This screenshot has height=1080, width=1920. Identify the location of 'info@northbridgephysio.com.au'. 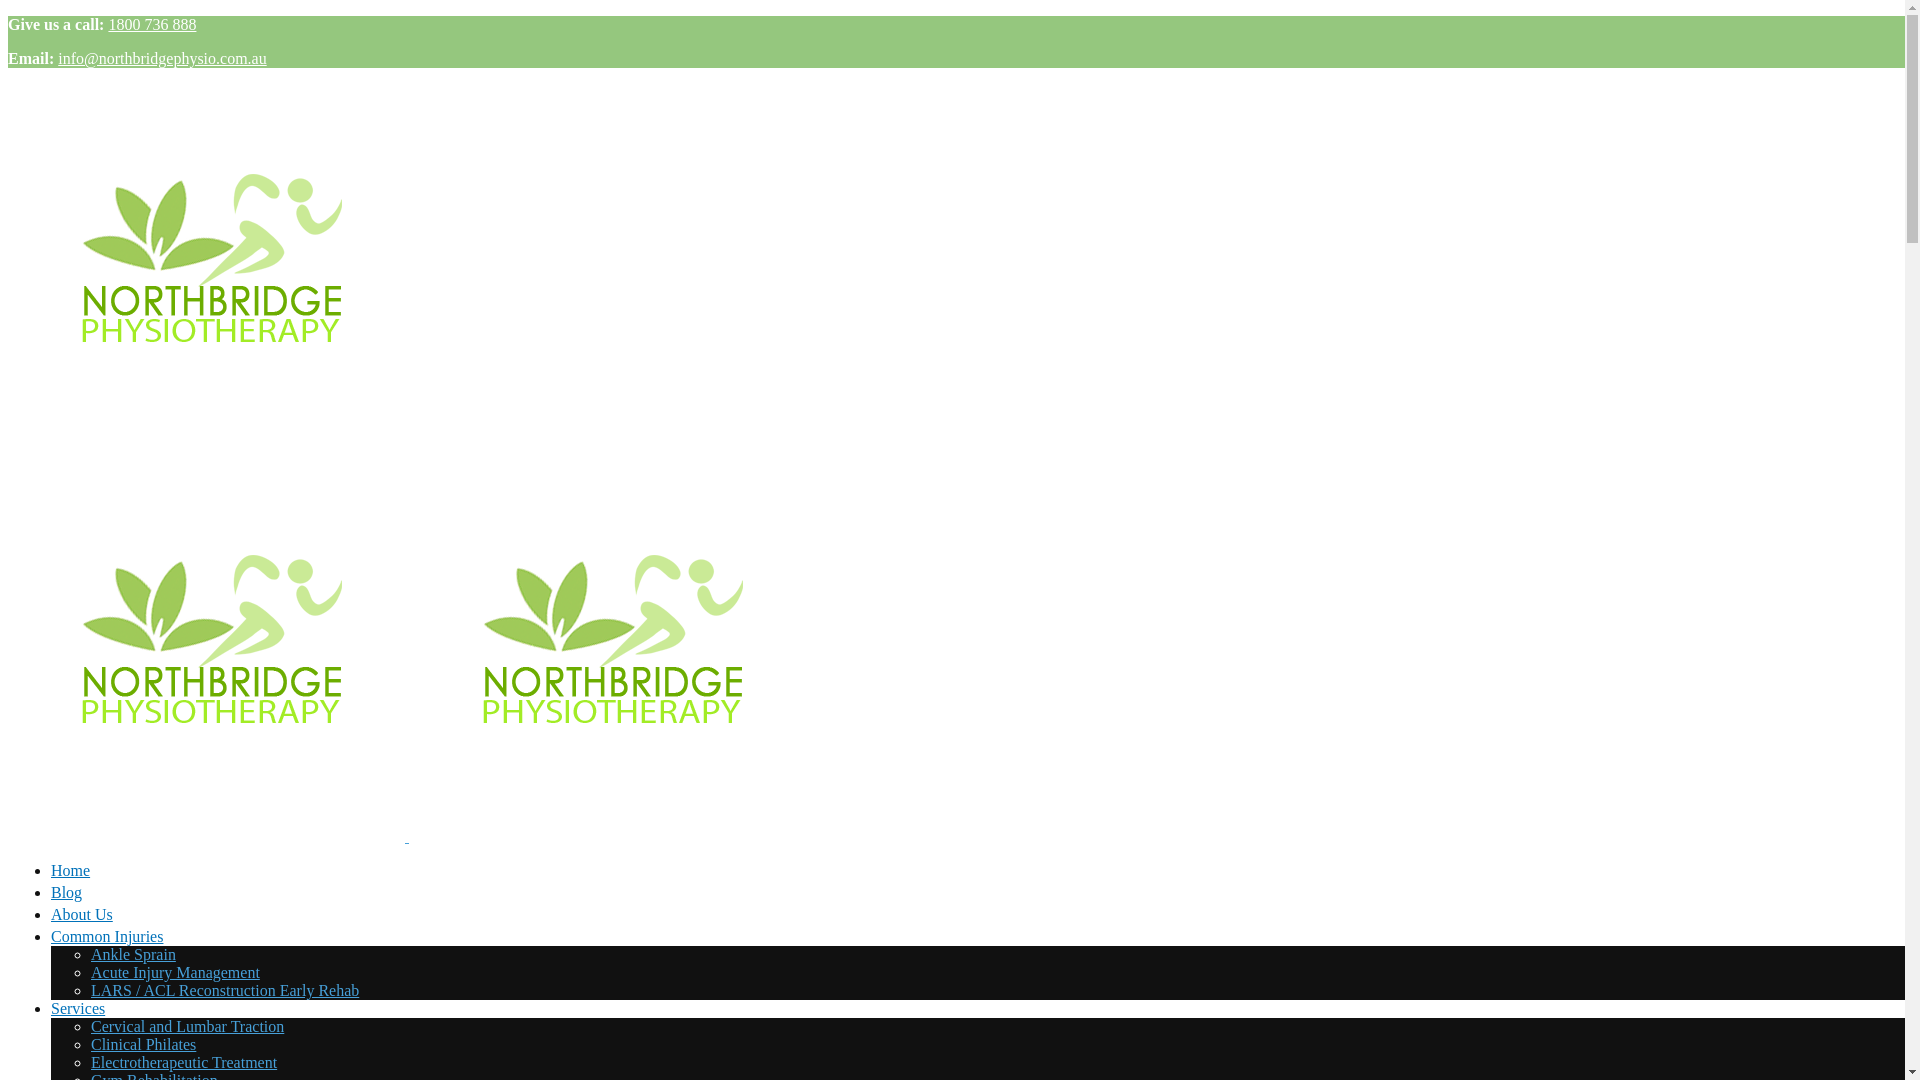
(162, 57).